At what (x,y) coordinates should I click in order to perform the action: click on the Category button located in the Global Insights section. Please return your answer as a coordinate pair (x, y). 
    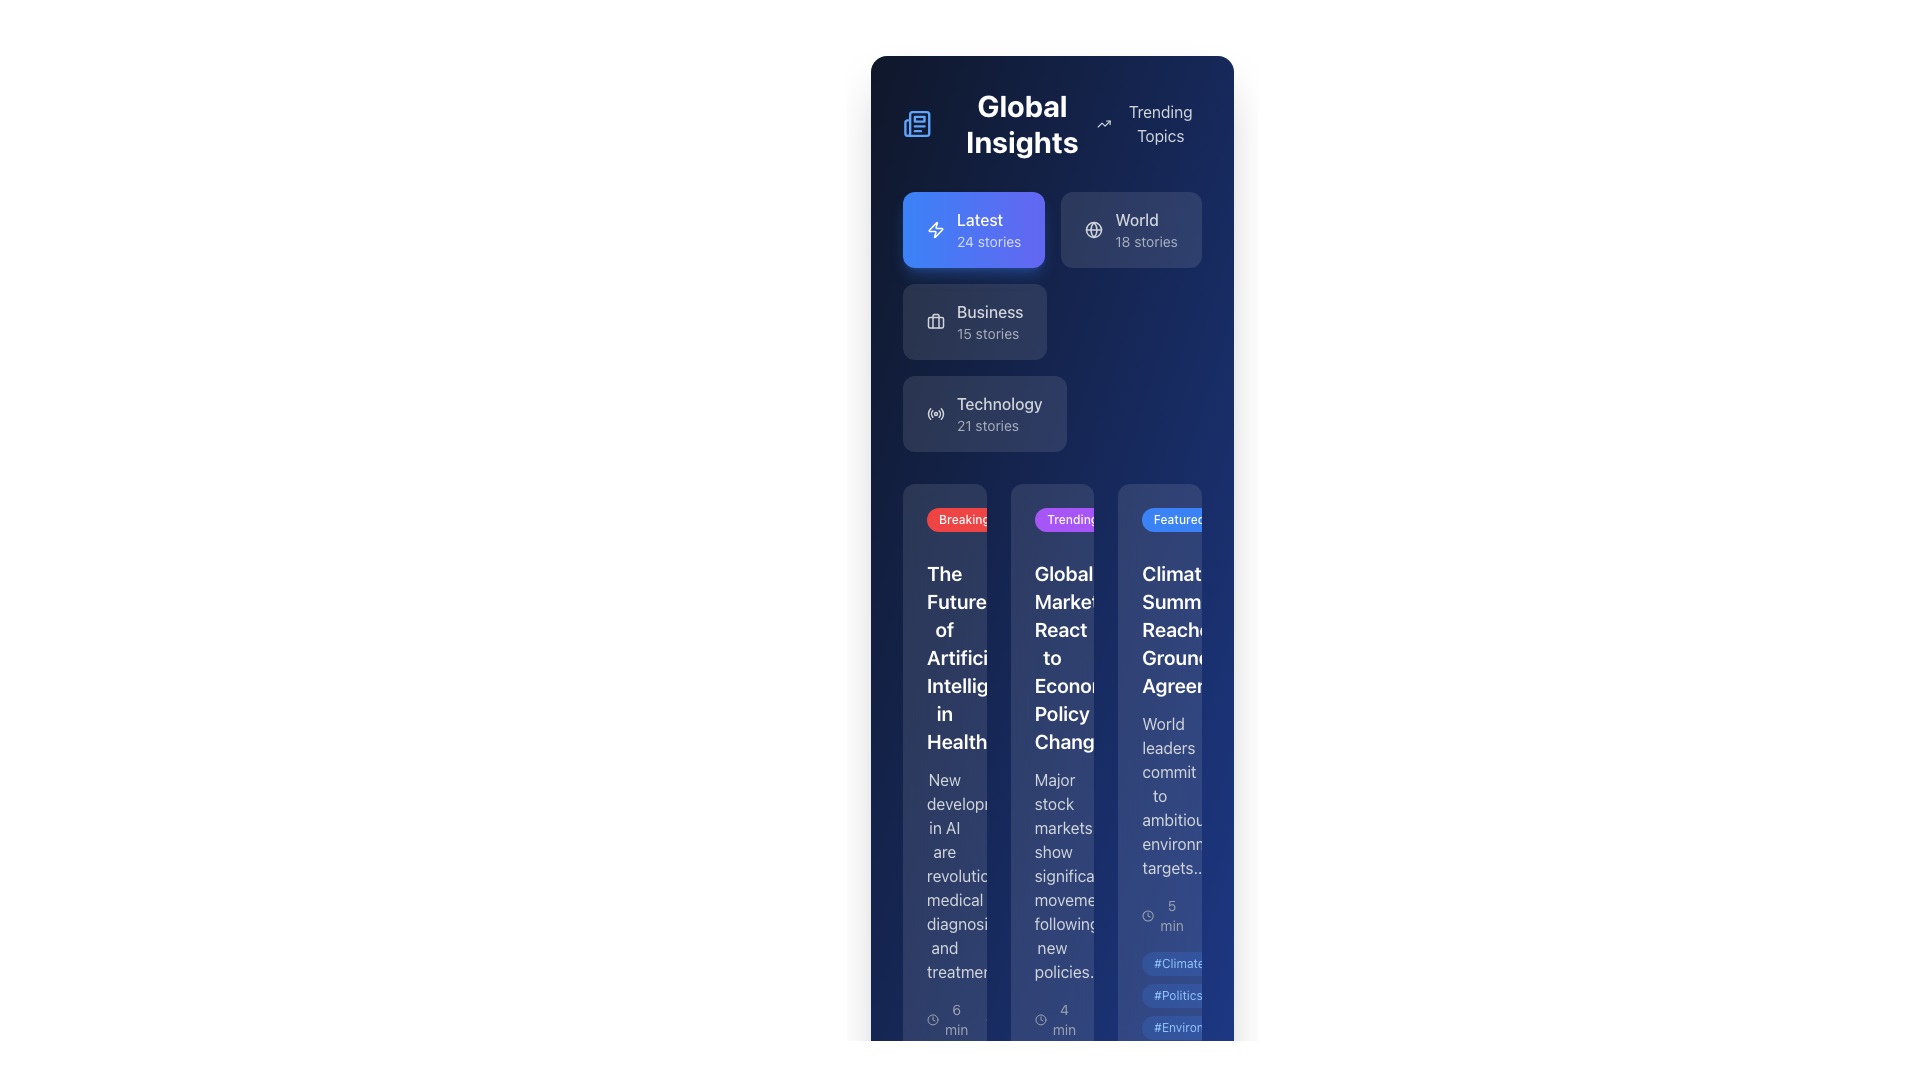
    Looking at the image, I should click on (984, 412).